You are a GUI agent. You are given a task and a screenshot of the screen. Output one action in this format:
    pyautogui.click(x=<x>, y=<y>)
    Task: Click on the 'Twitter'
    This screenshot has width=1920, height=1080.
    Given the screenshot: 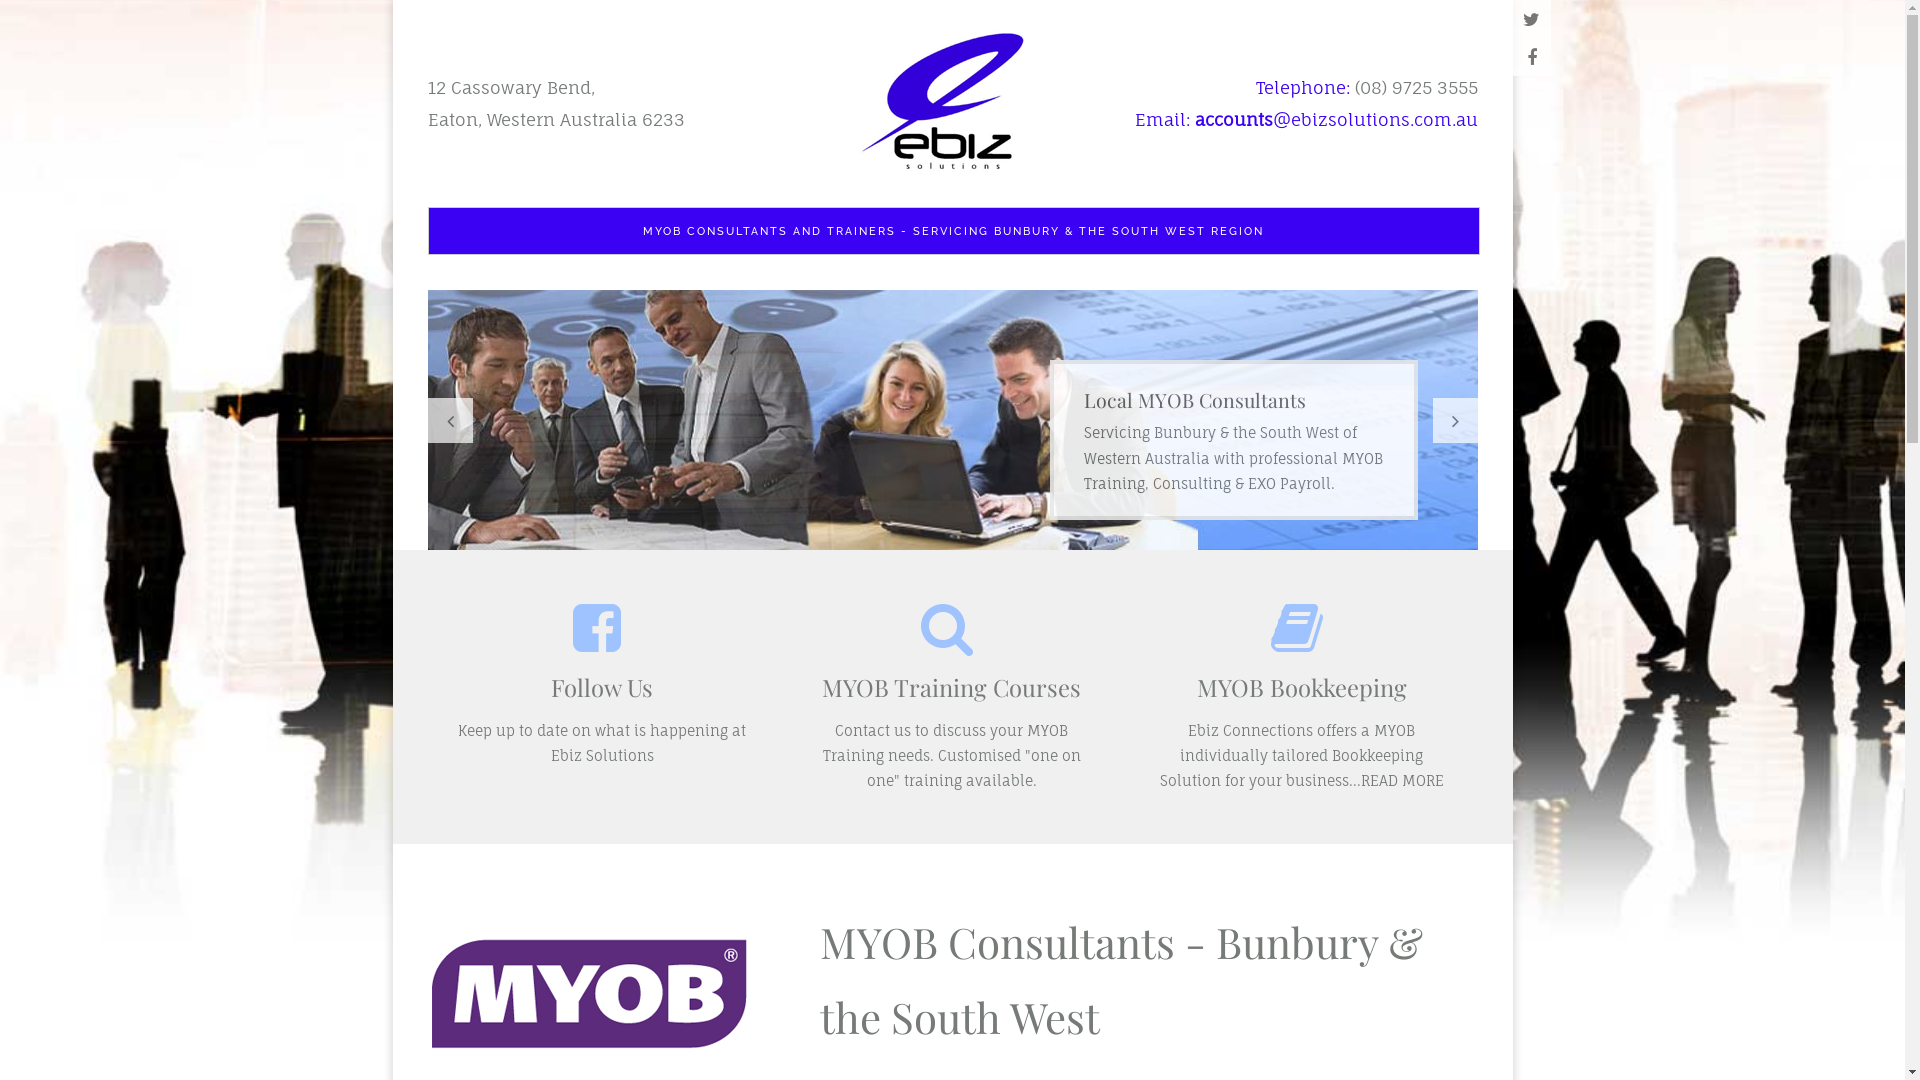 What is the action you would take?
    pyautogui.click(x=1530, y=19)
    